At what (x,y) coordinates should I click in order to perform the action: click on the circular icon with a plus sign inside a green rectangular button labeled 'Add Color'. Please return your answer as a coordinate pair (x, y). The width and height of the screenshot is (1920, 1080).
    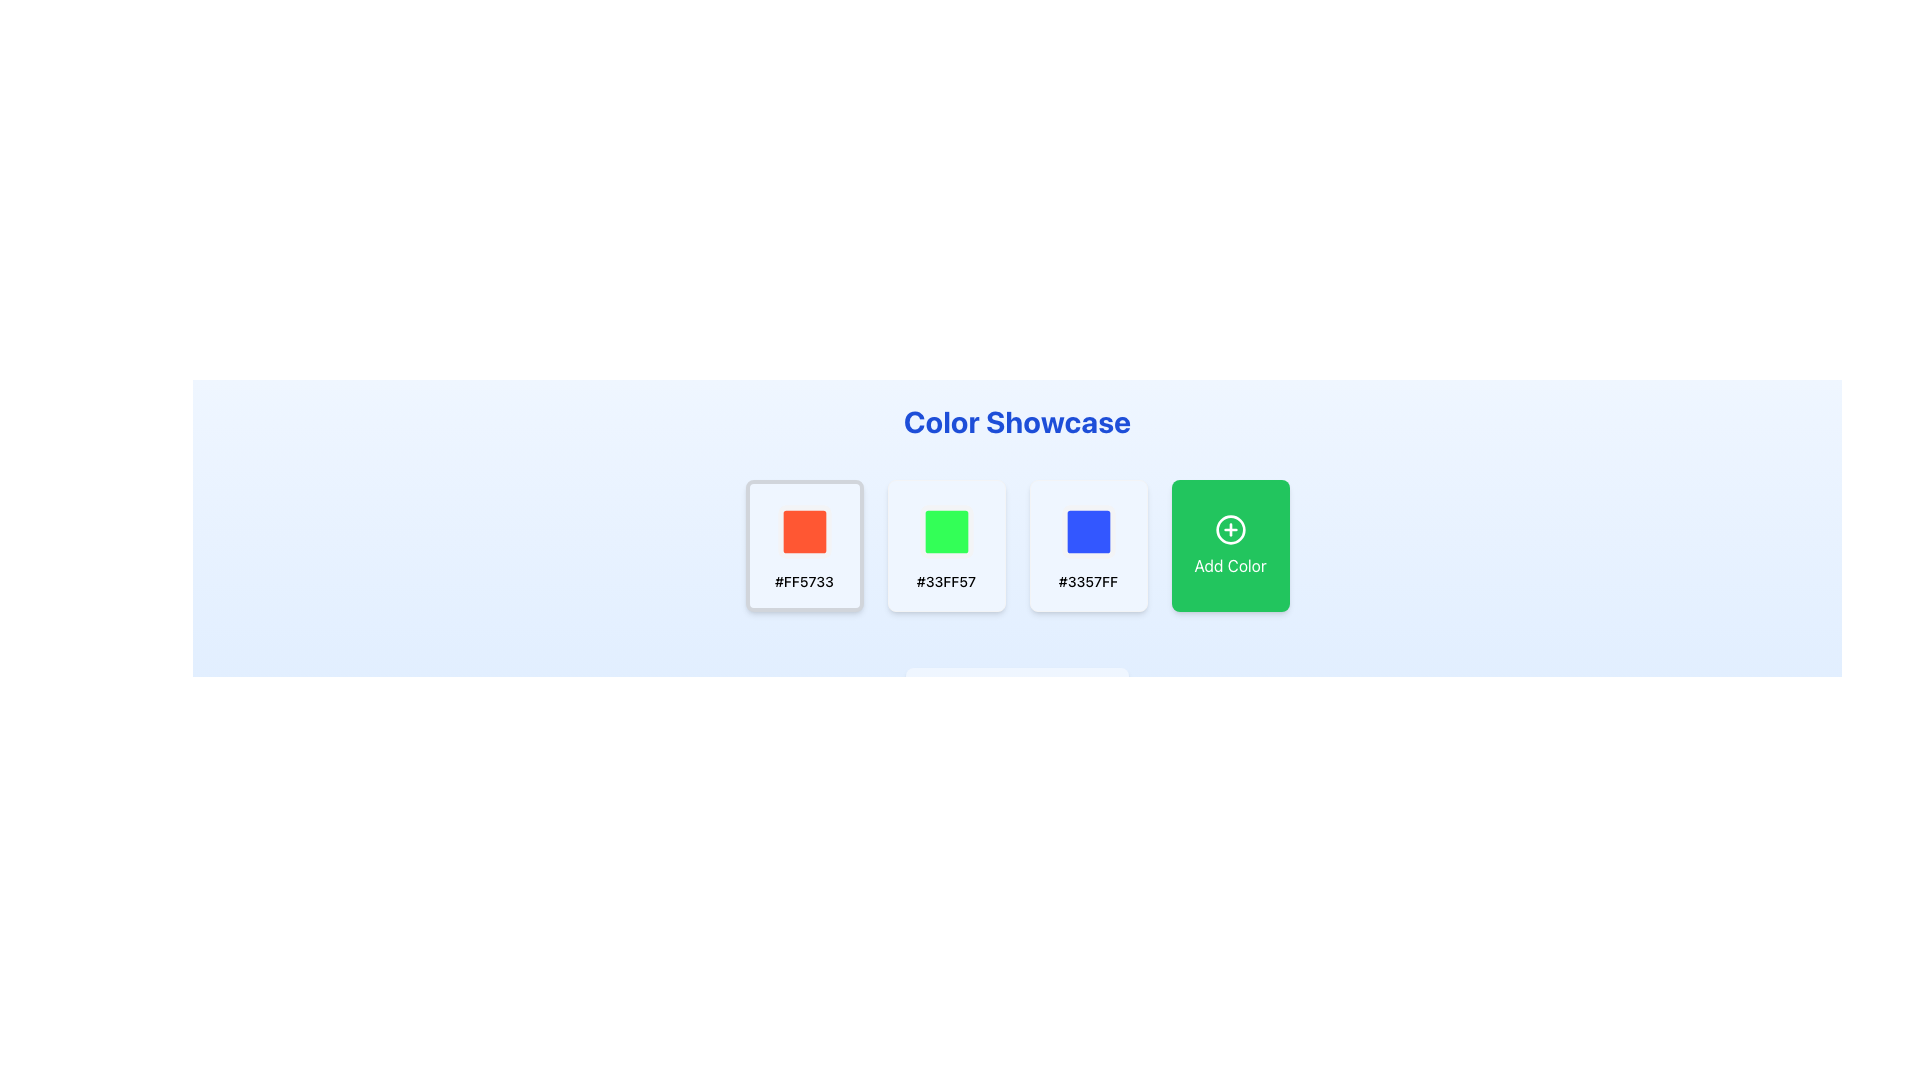
    Looking at the image, I should click on (1229, 528).